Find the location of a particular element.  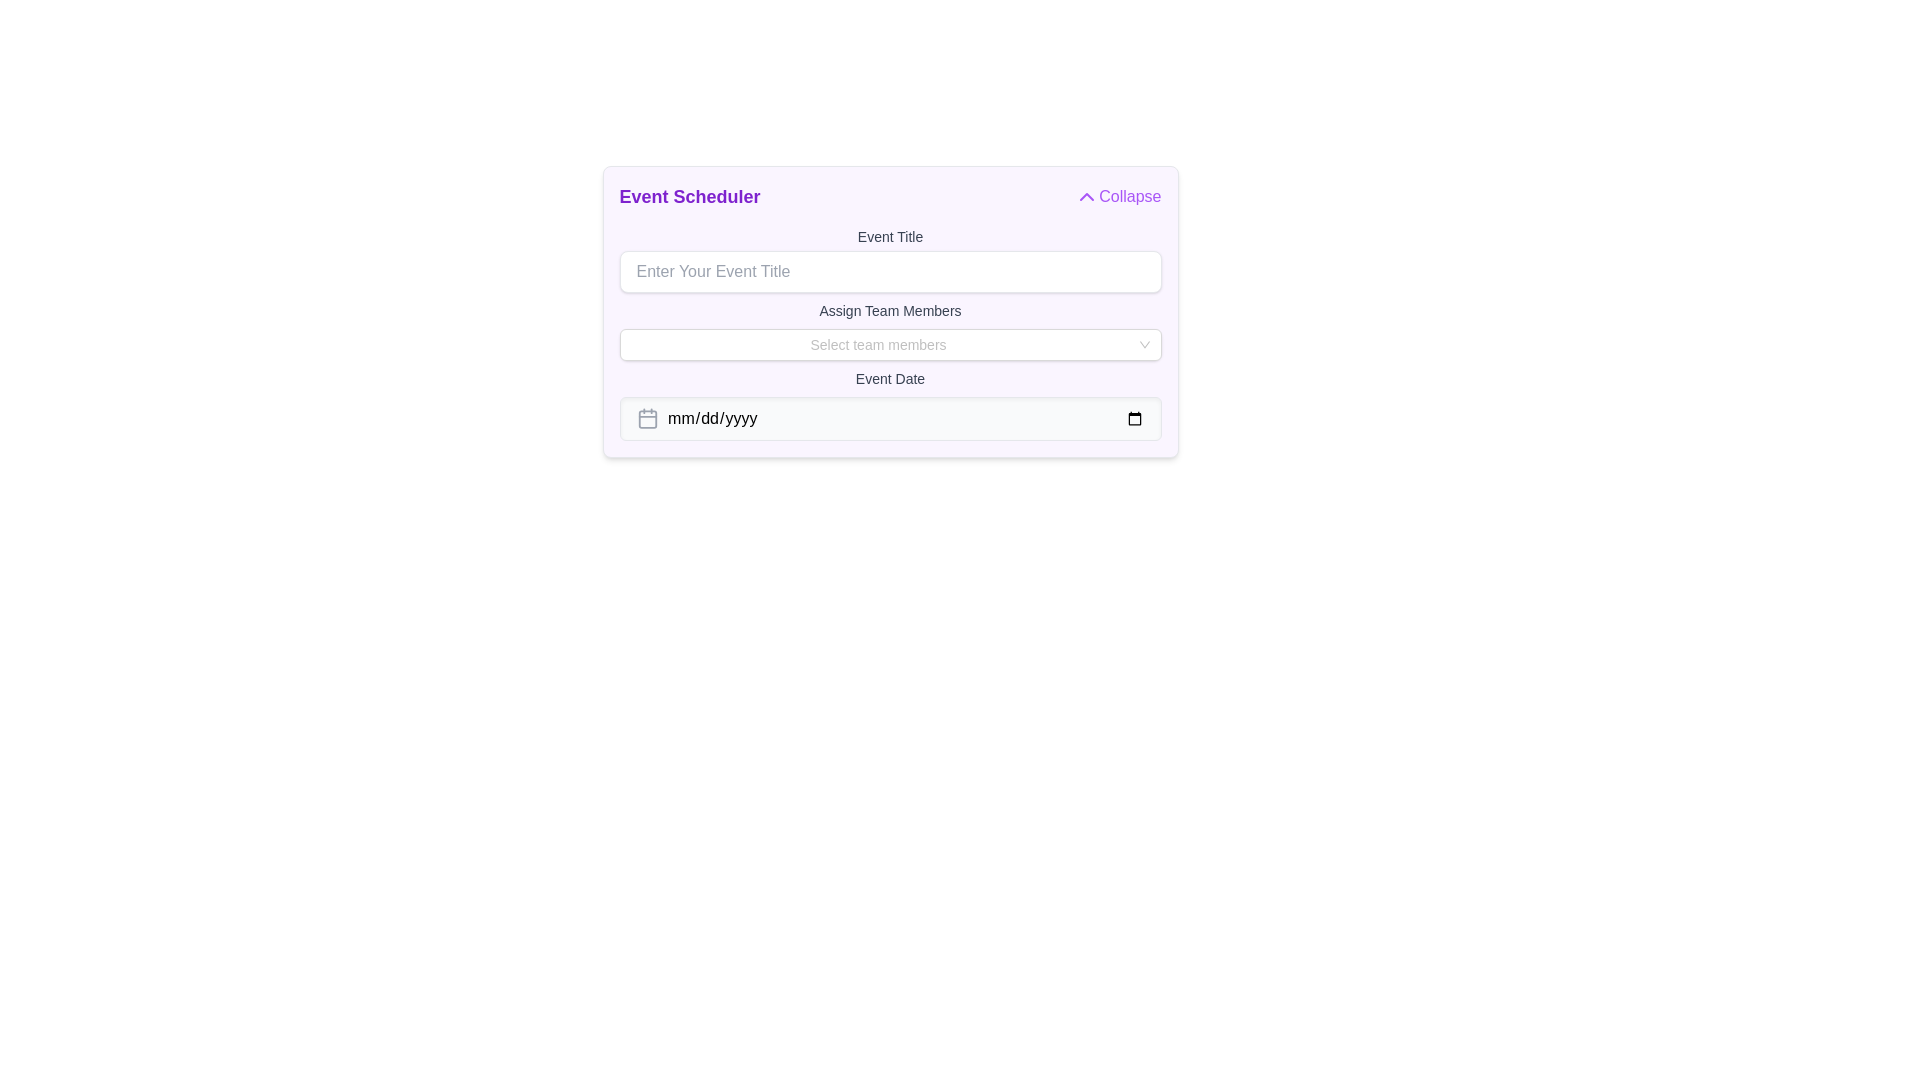

the date input field located centrally under the 'Event Date' label is located at coordinates (904, 418).